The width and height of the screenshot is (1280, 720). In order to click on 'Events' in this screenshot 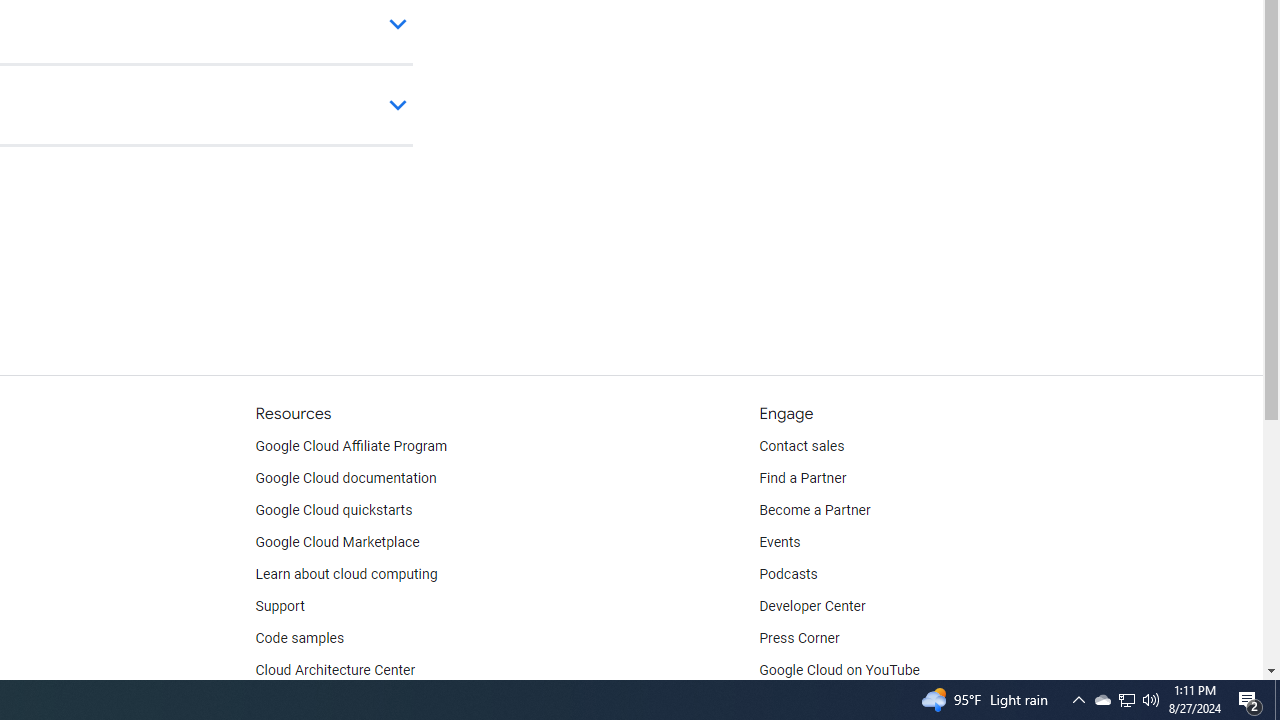, I will do `click(779, 542)`.